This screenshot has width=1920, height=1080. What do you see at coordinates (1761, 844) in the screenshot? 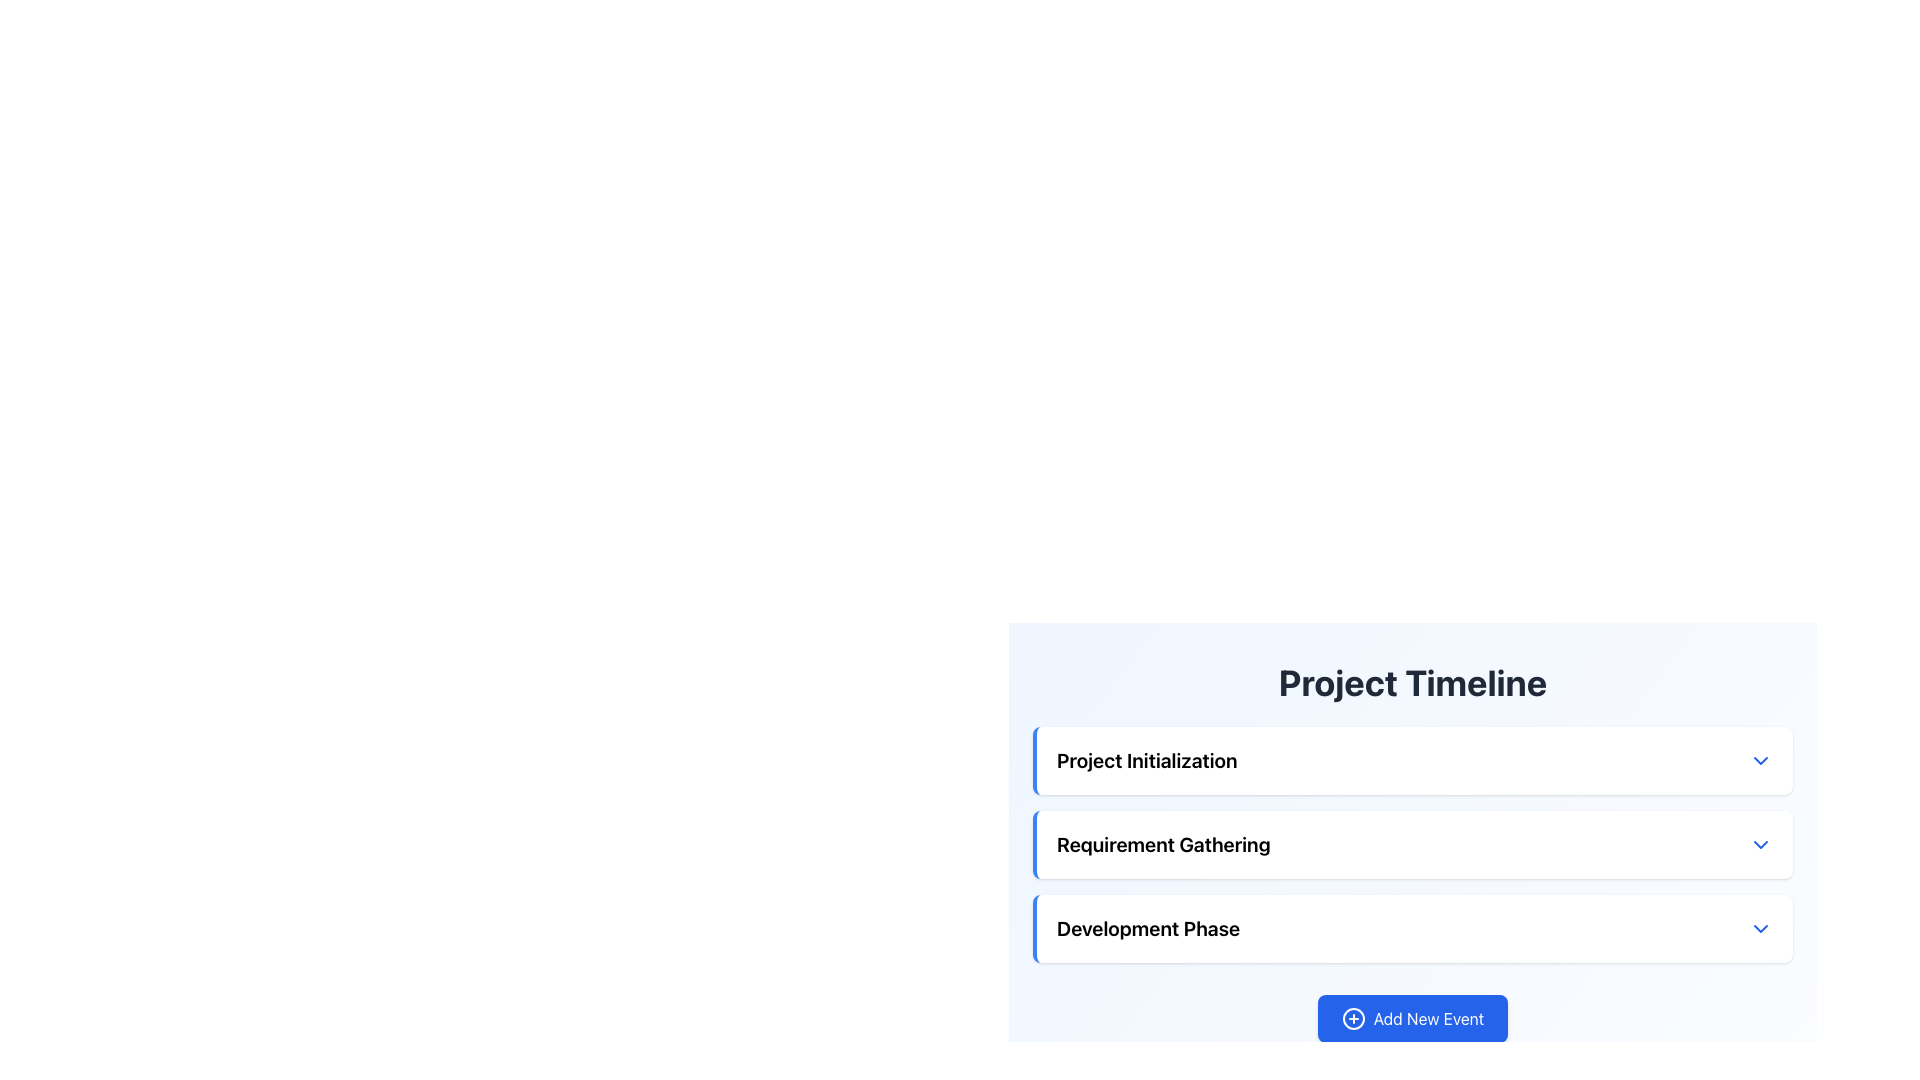
I see `the chevron-down icon of the Dropdown toggle button in the 'Requirement Gathering' section to change its color to a darker blue` at bounding box center [1761, 844].